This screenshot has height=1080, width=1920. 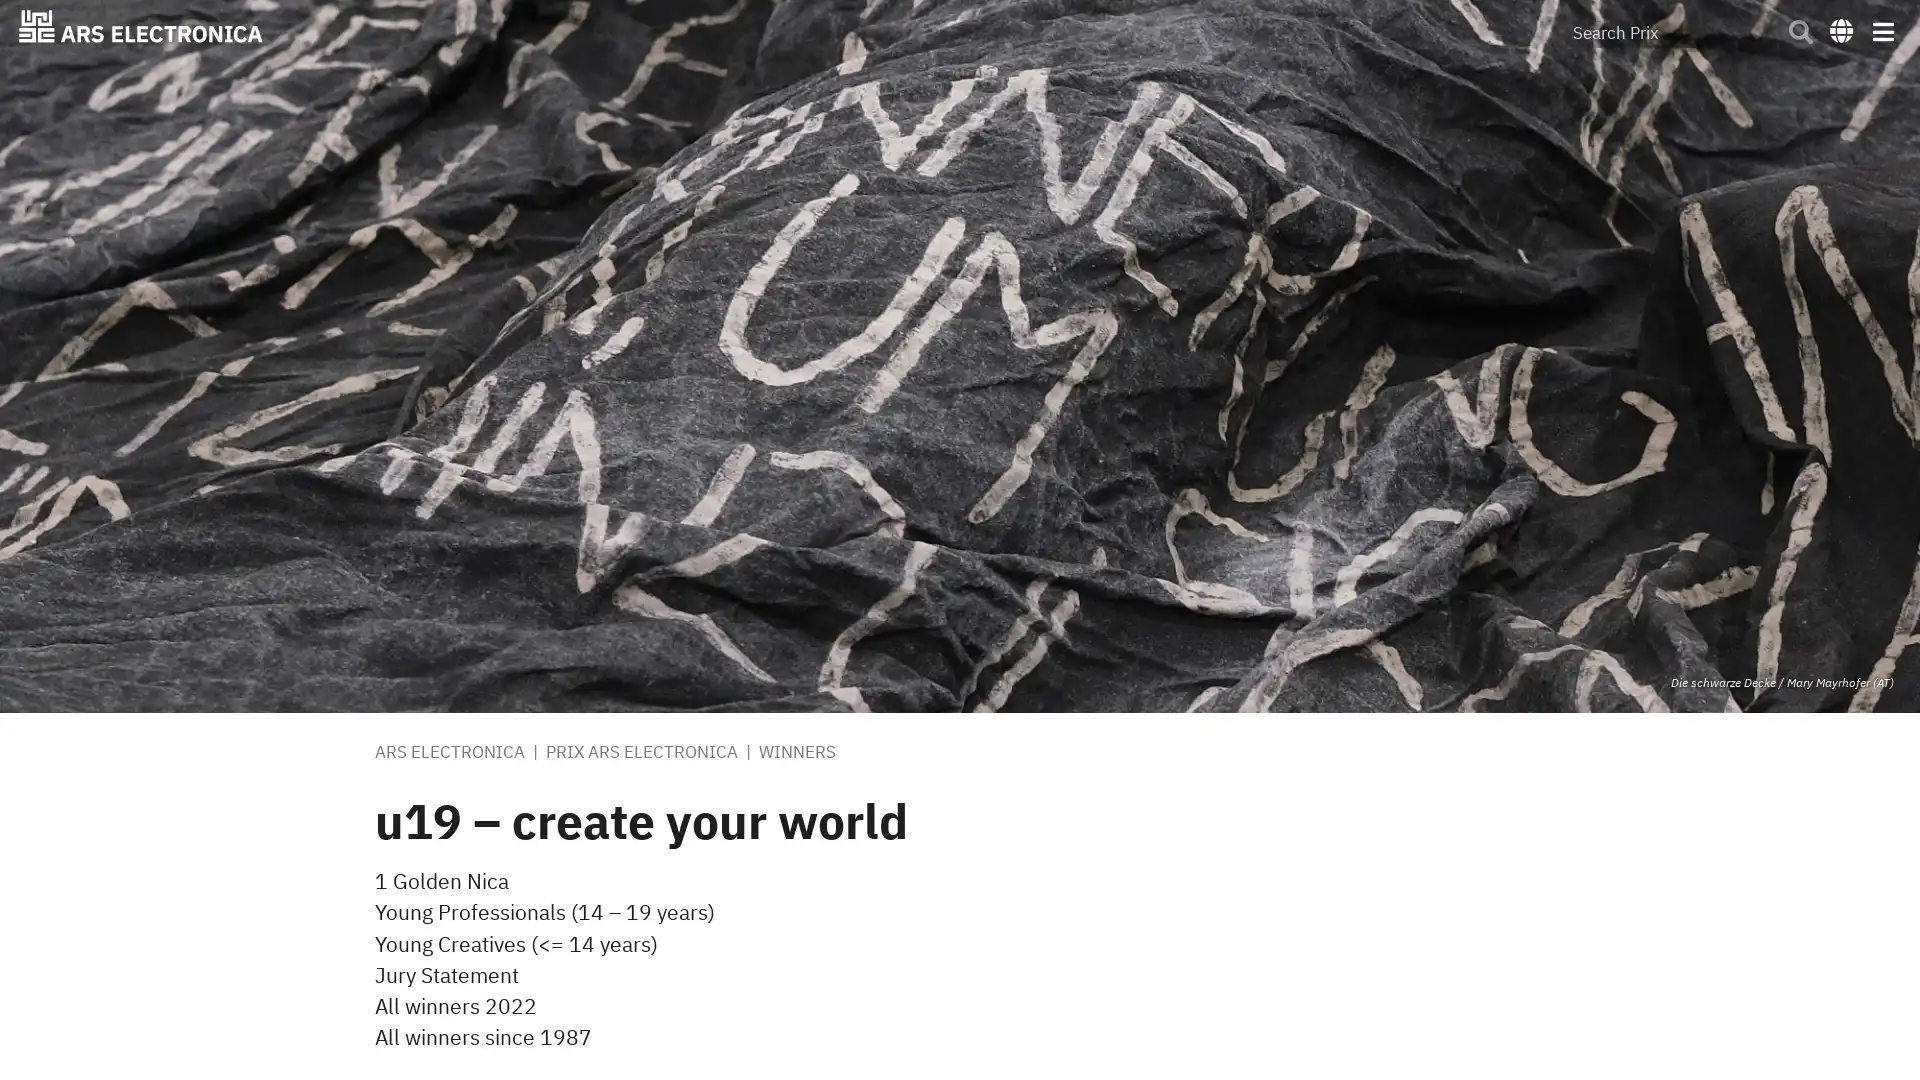 I want to click on Toggle navigation, so click(x=1881, y=30).